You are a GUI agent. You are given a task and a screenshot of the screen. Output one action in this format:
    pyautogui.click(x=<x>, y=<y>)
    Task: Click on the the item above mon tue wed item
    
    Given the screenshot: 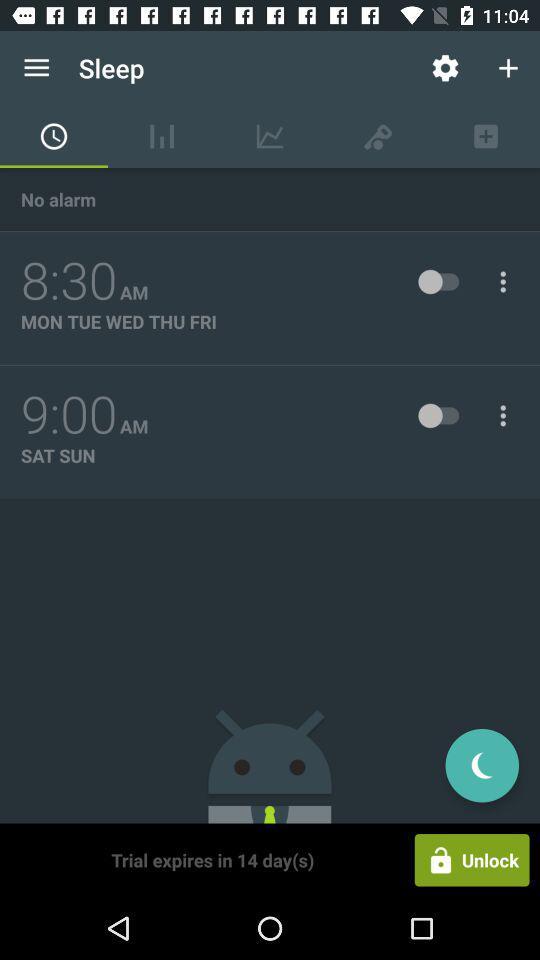 What is the action you would take?
    pyautogui.click(x=68, y=280)
    